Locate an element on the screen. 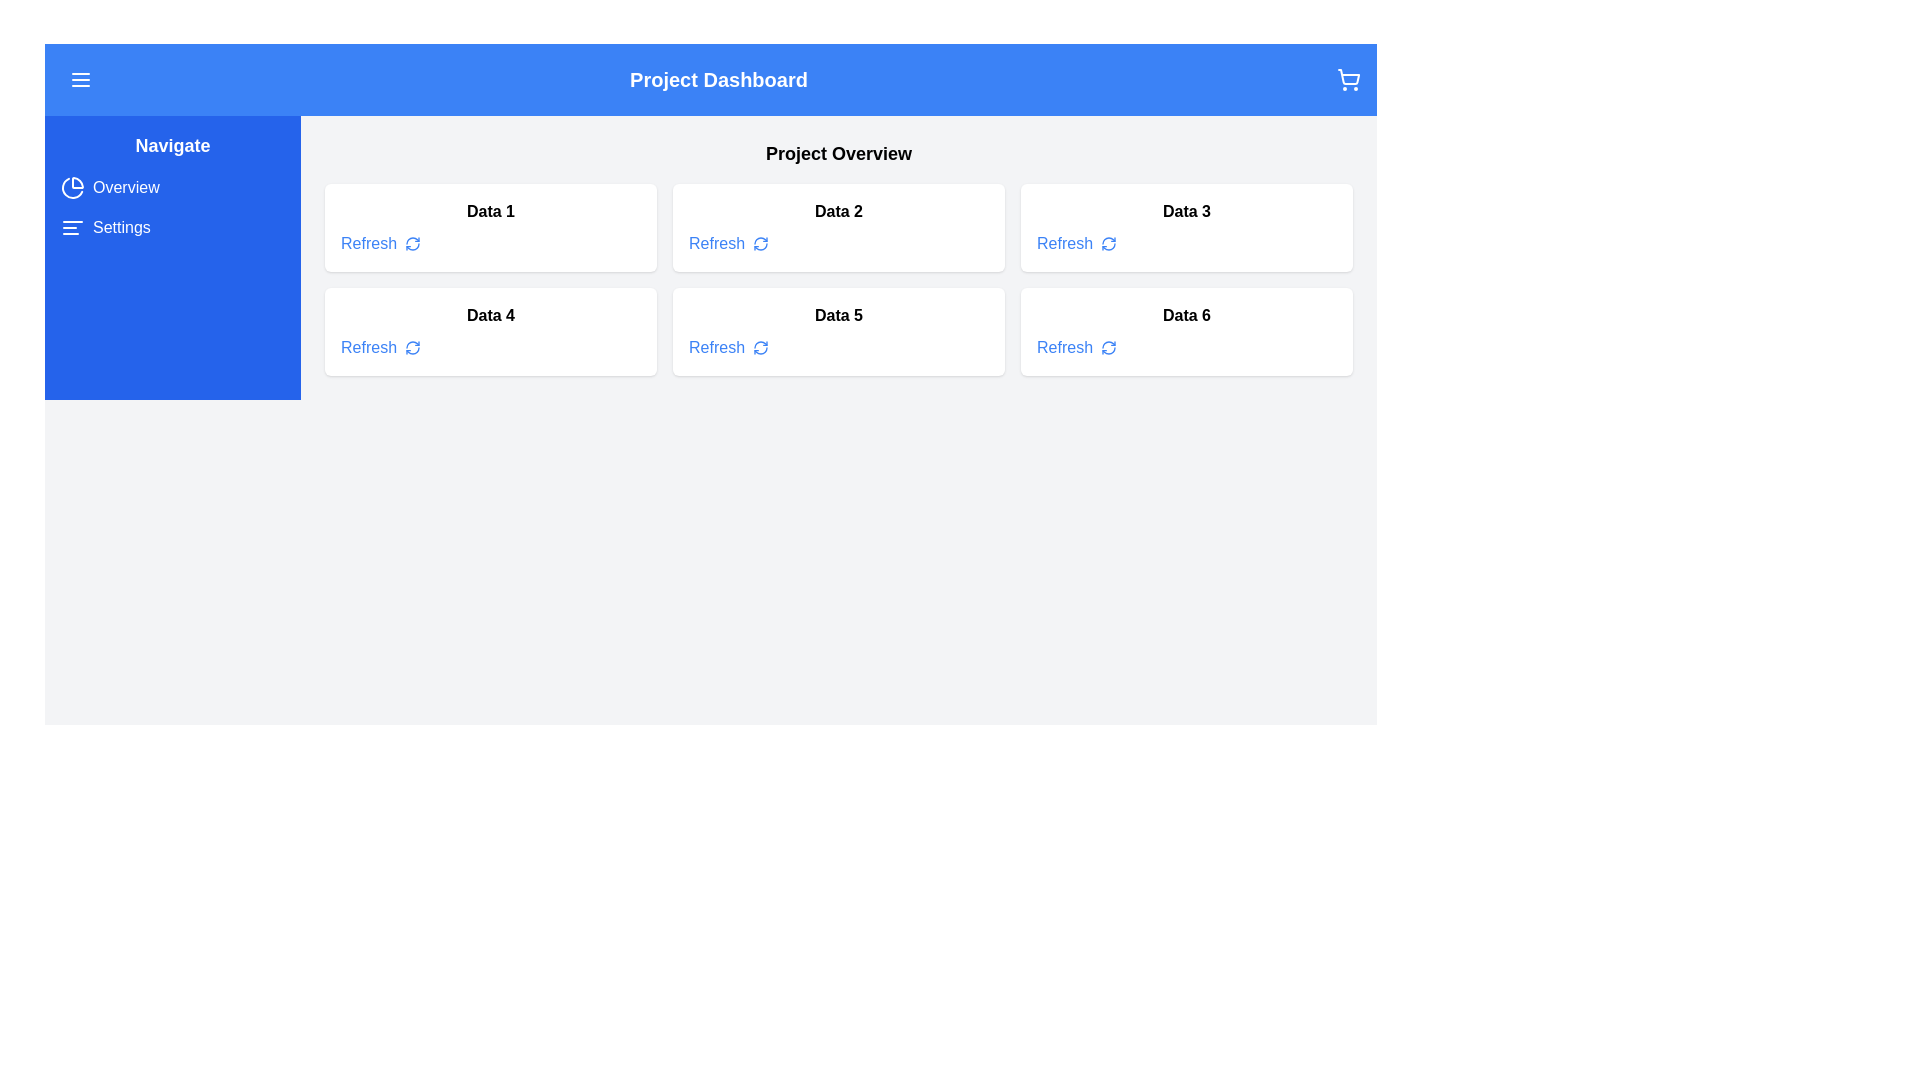 This screenshot has width=1920, height=1080. the refresh button which contains a small circular arrow icon with a blue outline, located in the top-left card under 'Project Overview' is located at coordinates (411, 242).